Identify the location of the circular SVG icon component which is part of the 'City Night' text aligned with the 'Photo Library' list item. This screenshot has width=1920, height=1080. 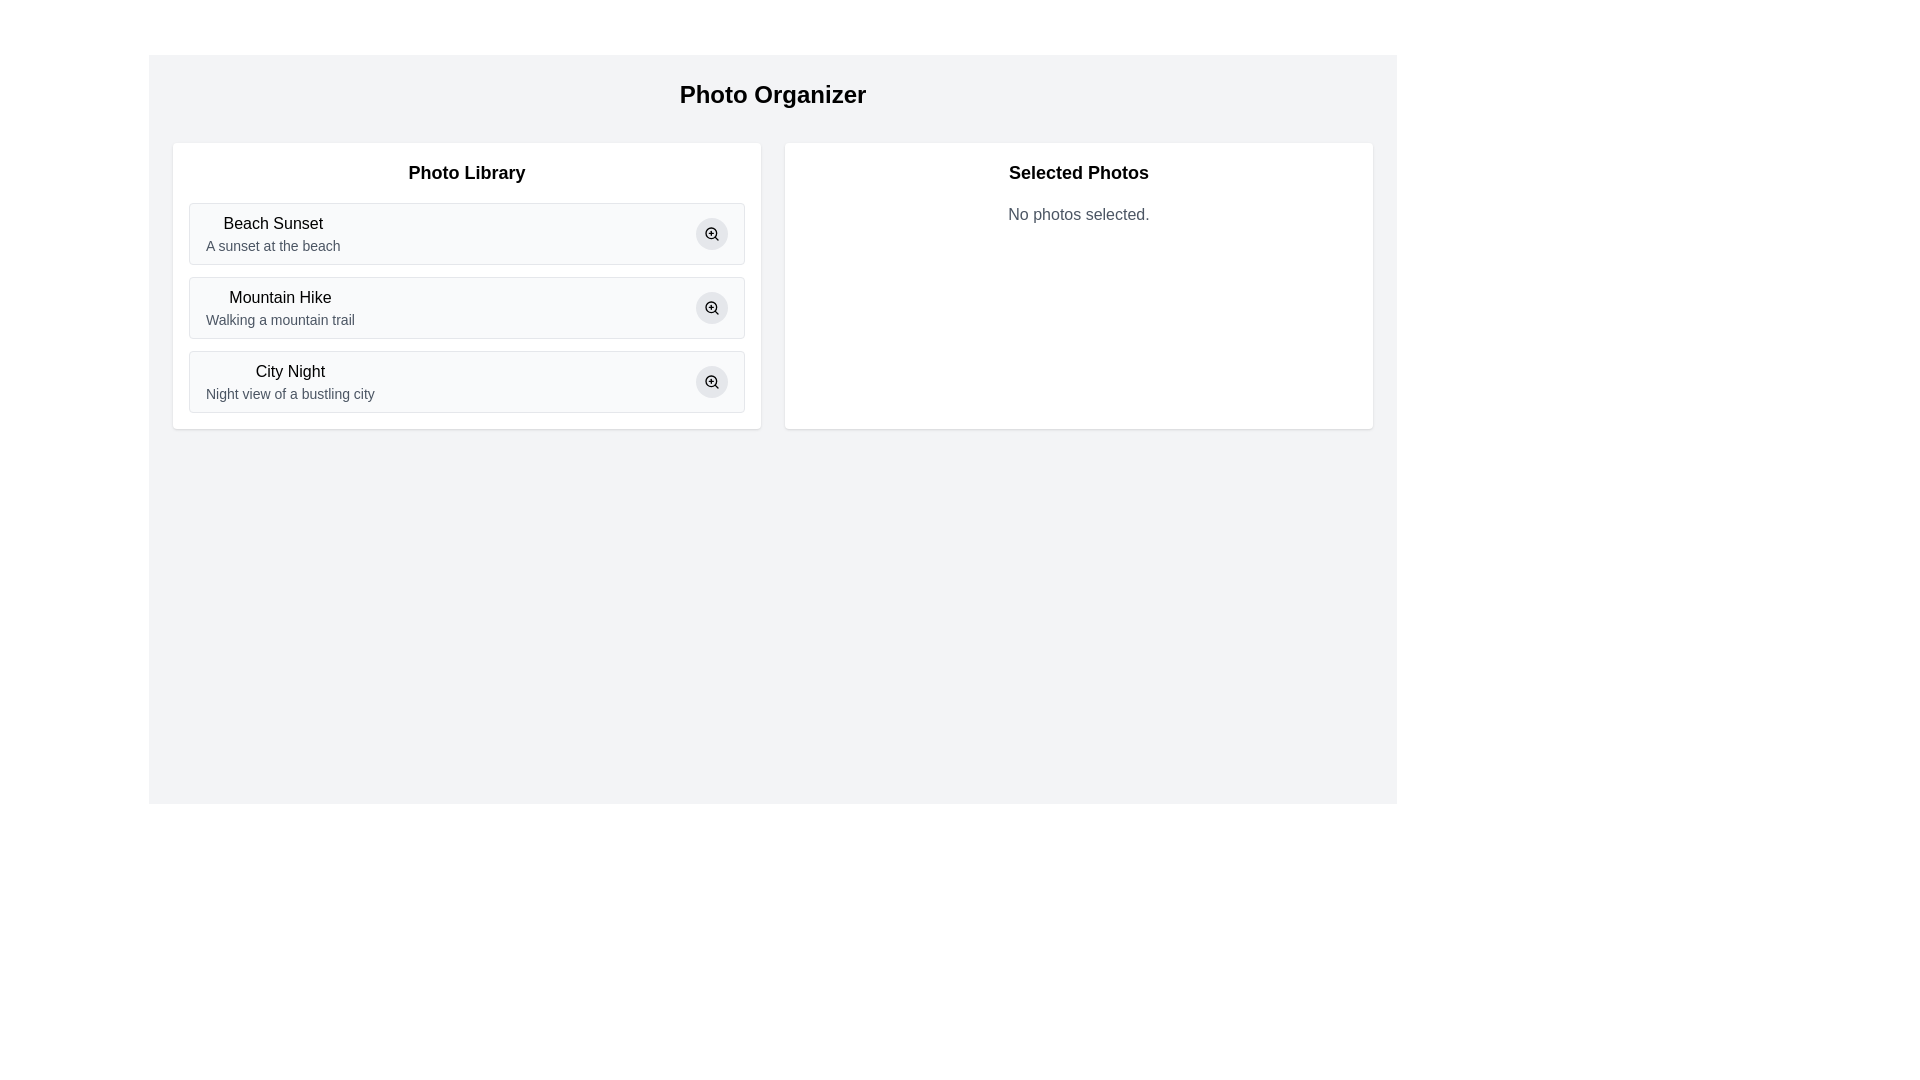
(711, 381).